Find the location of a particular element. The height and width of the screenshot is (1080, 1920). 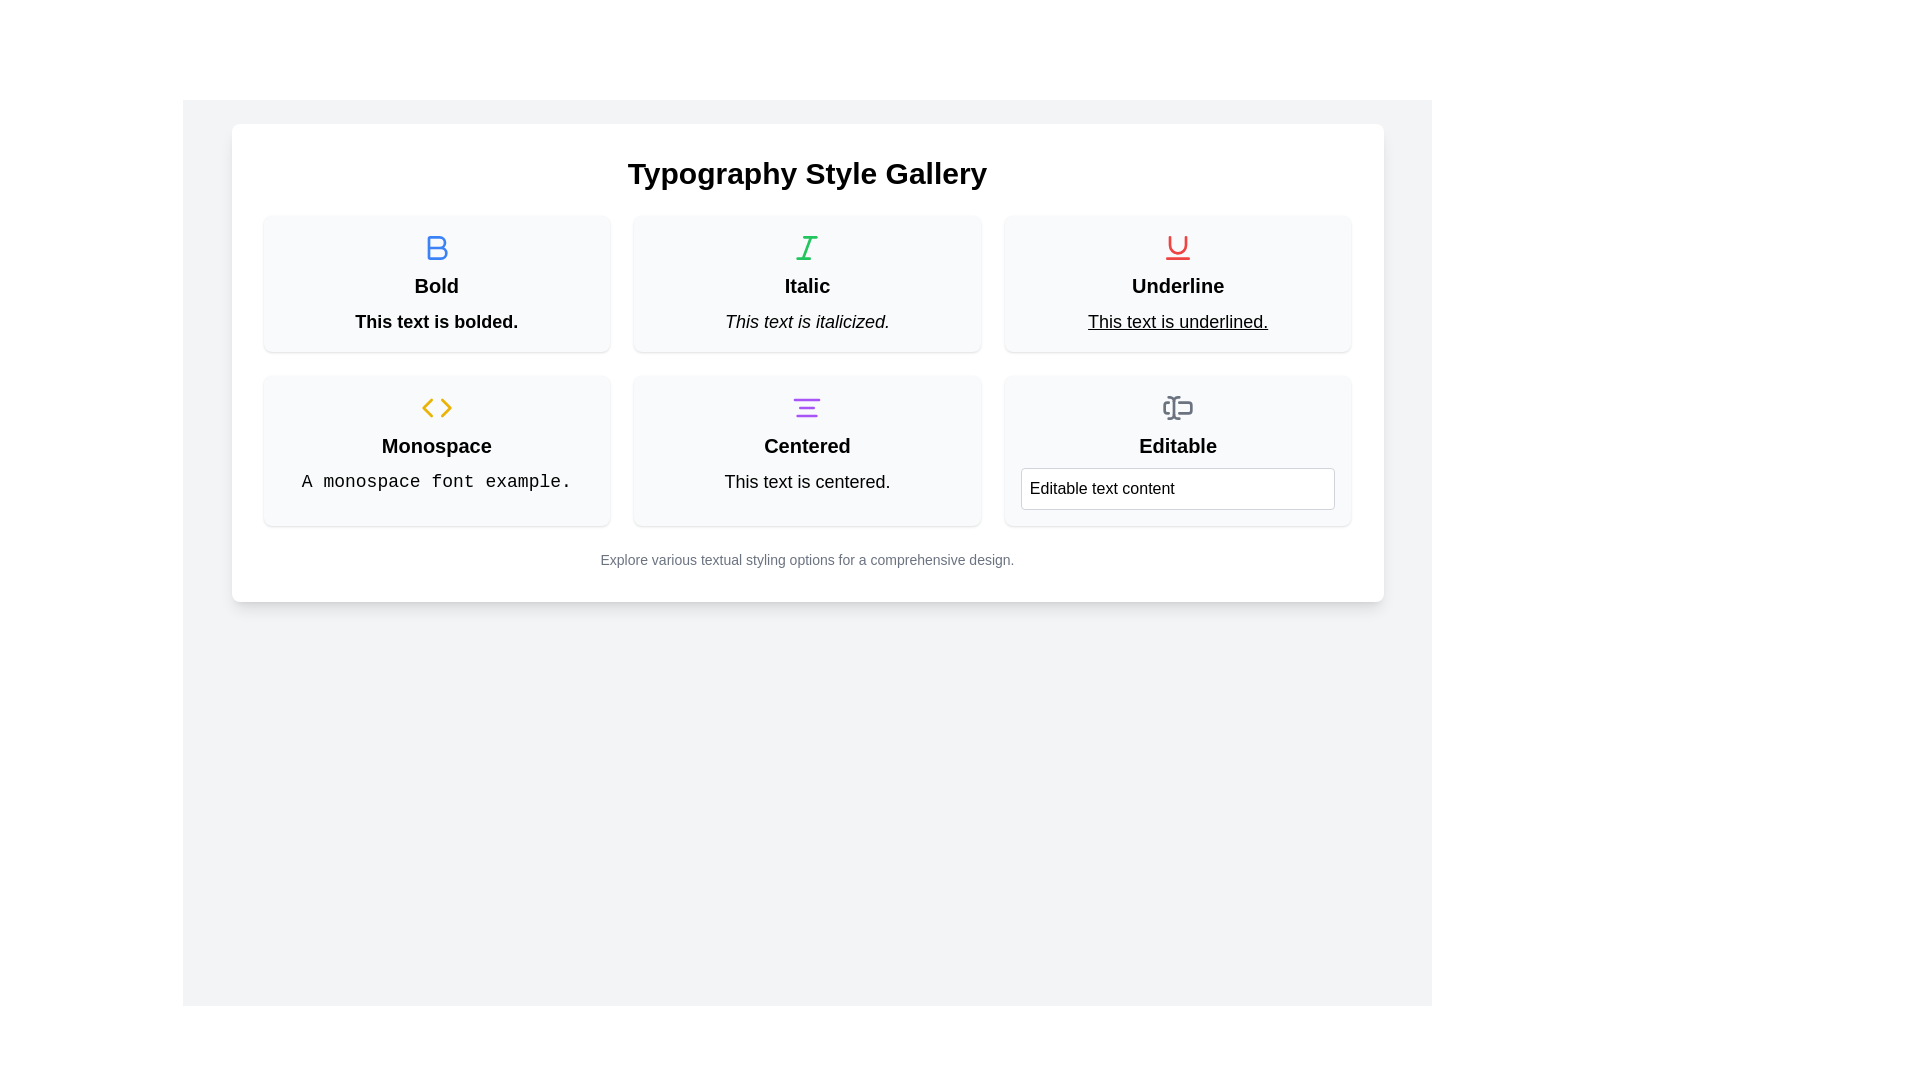

the bold text label element with the label 'Bold', which is styled with a larger font size and positioned prominently below a typography icon is located at coordinates (435, 285).